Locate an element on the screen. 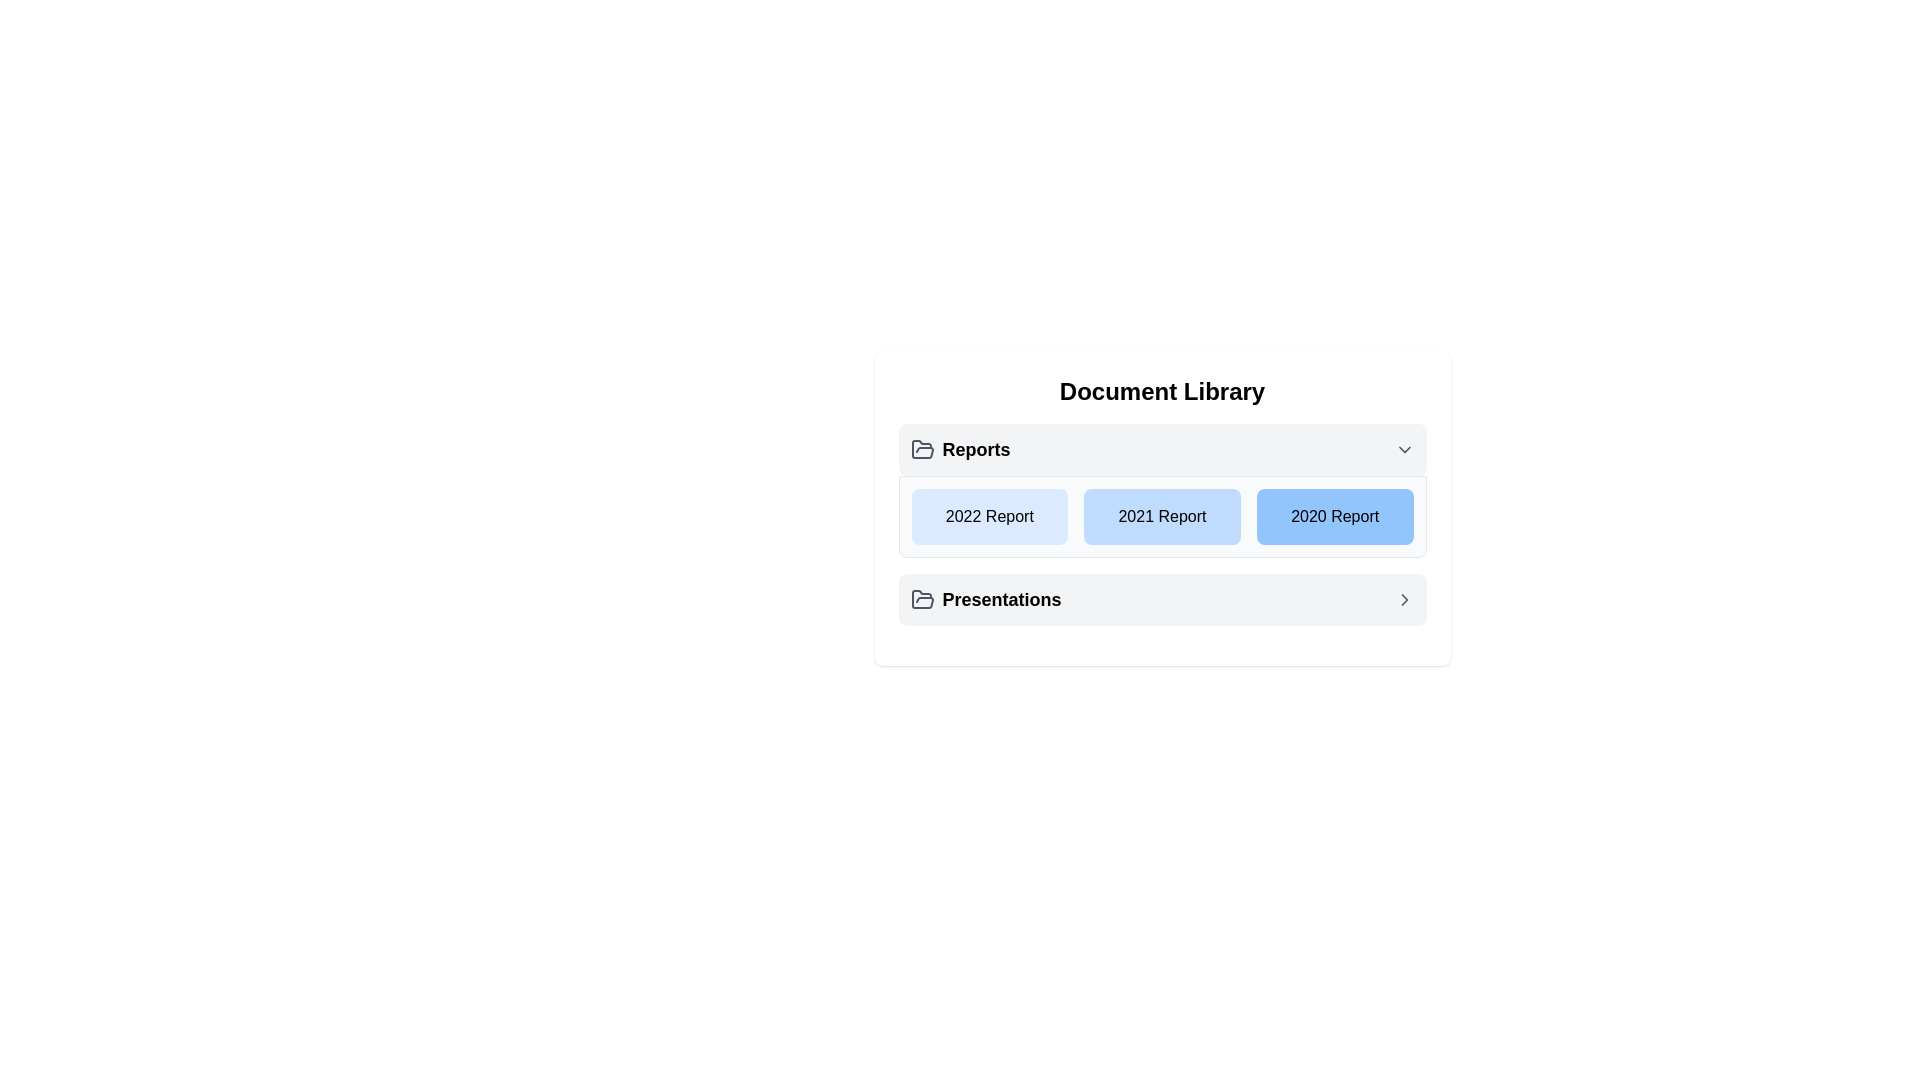 This screenshot has height=1080, width=1920. the first List item entry with an icon in the 'Document Library' section is located at coordinates (986, 599).